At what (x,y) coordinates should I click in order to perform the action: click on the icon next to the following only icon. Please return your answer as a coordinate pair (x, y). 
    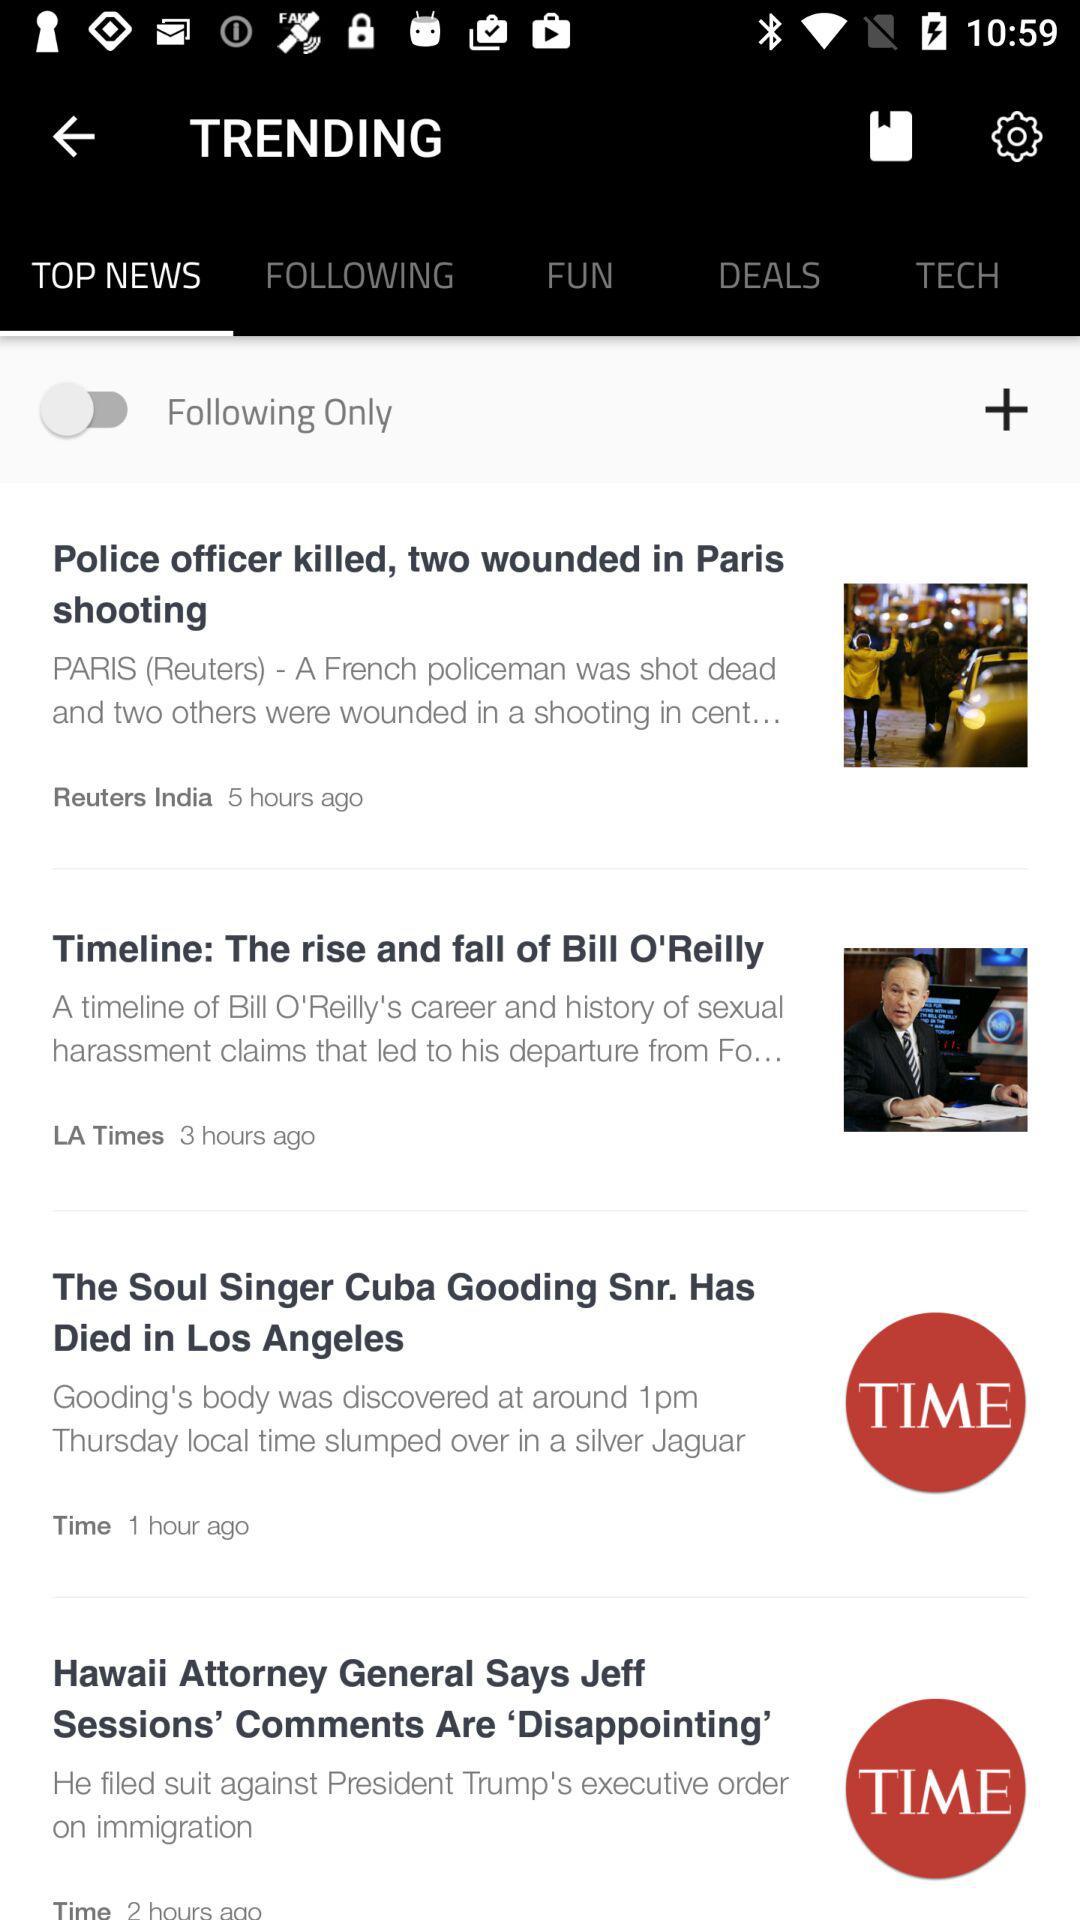
    Looking at the image, I should click on (93, 408).